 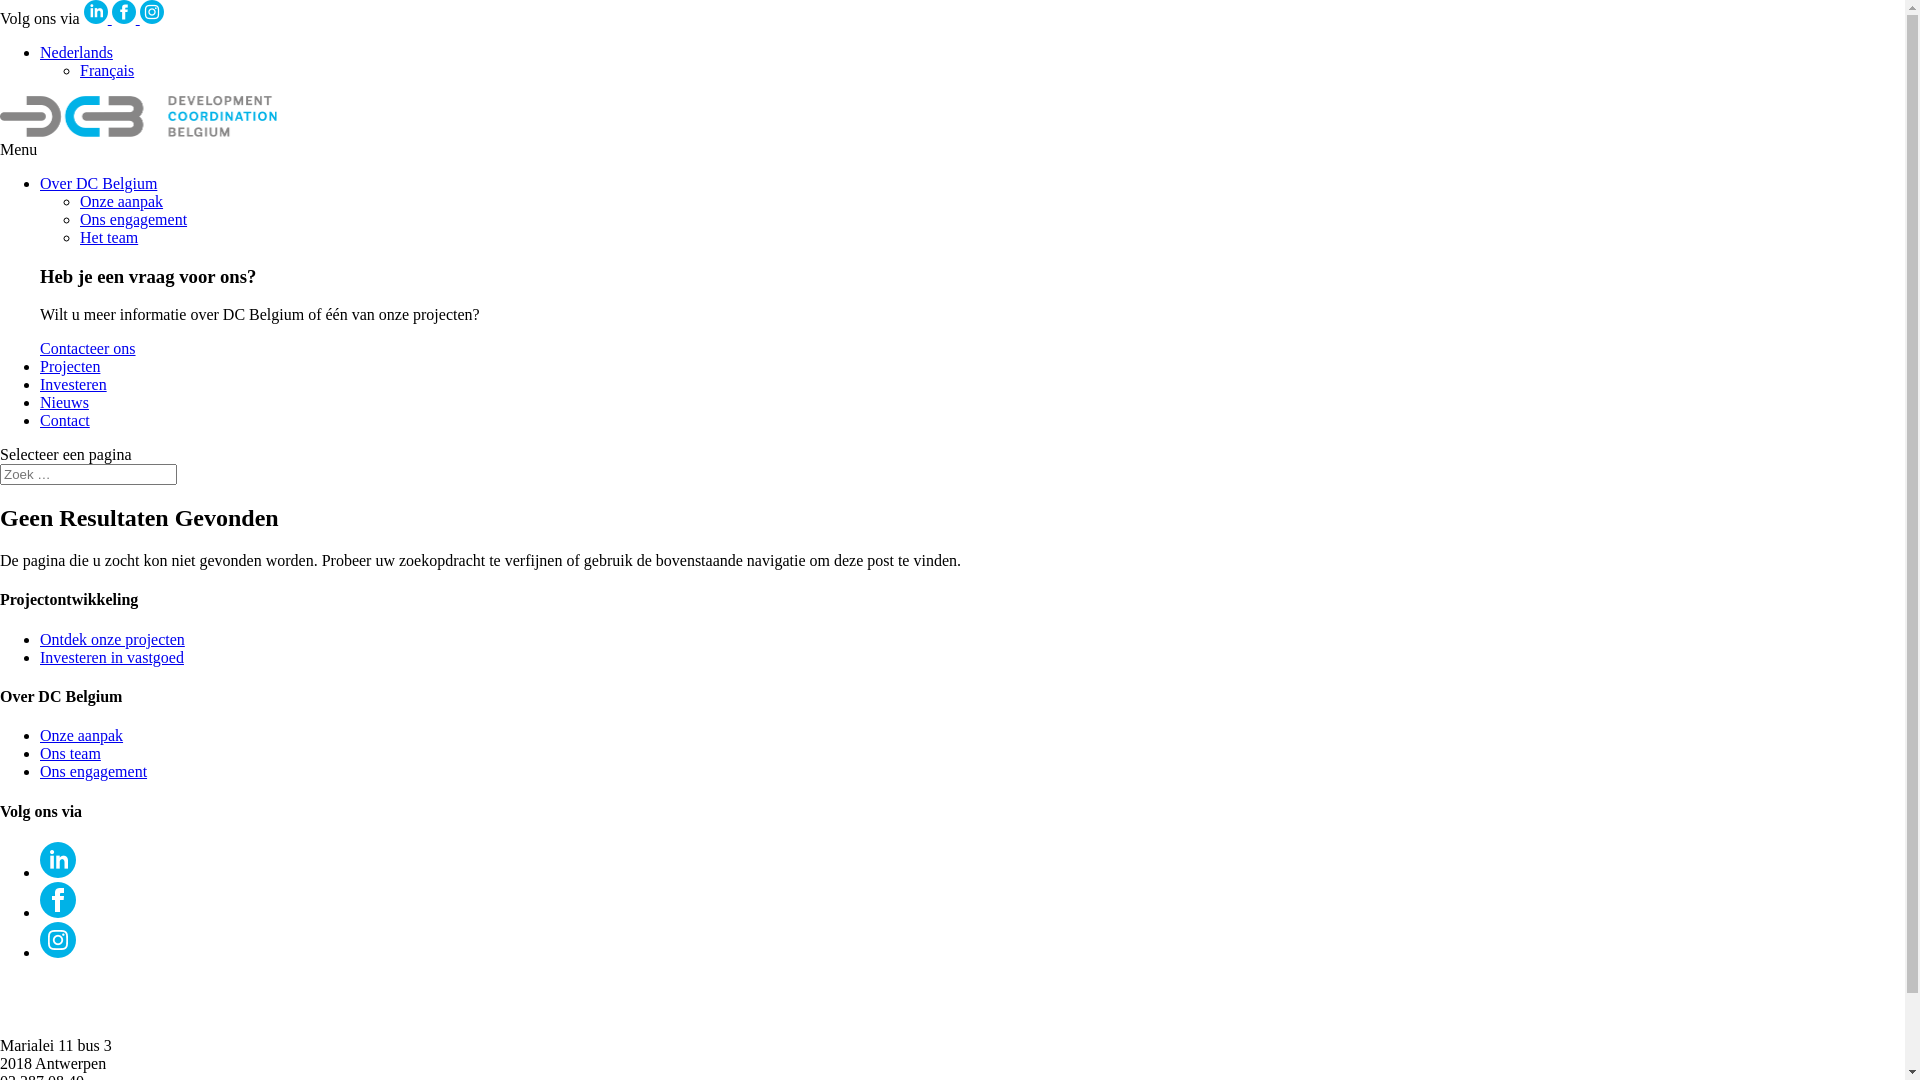 I want to click on 'Investeren in vastgoed', so click(x=110, y=657).